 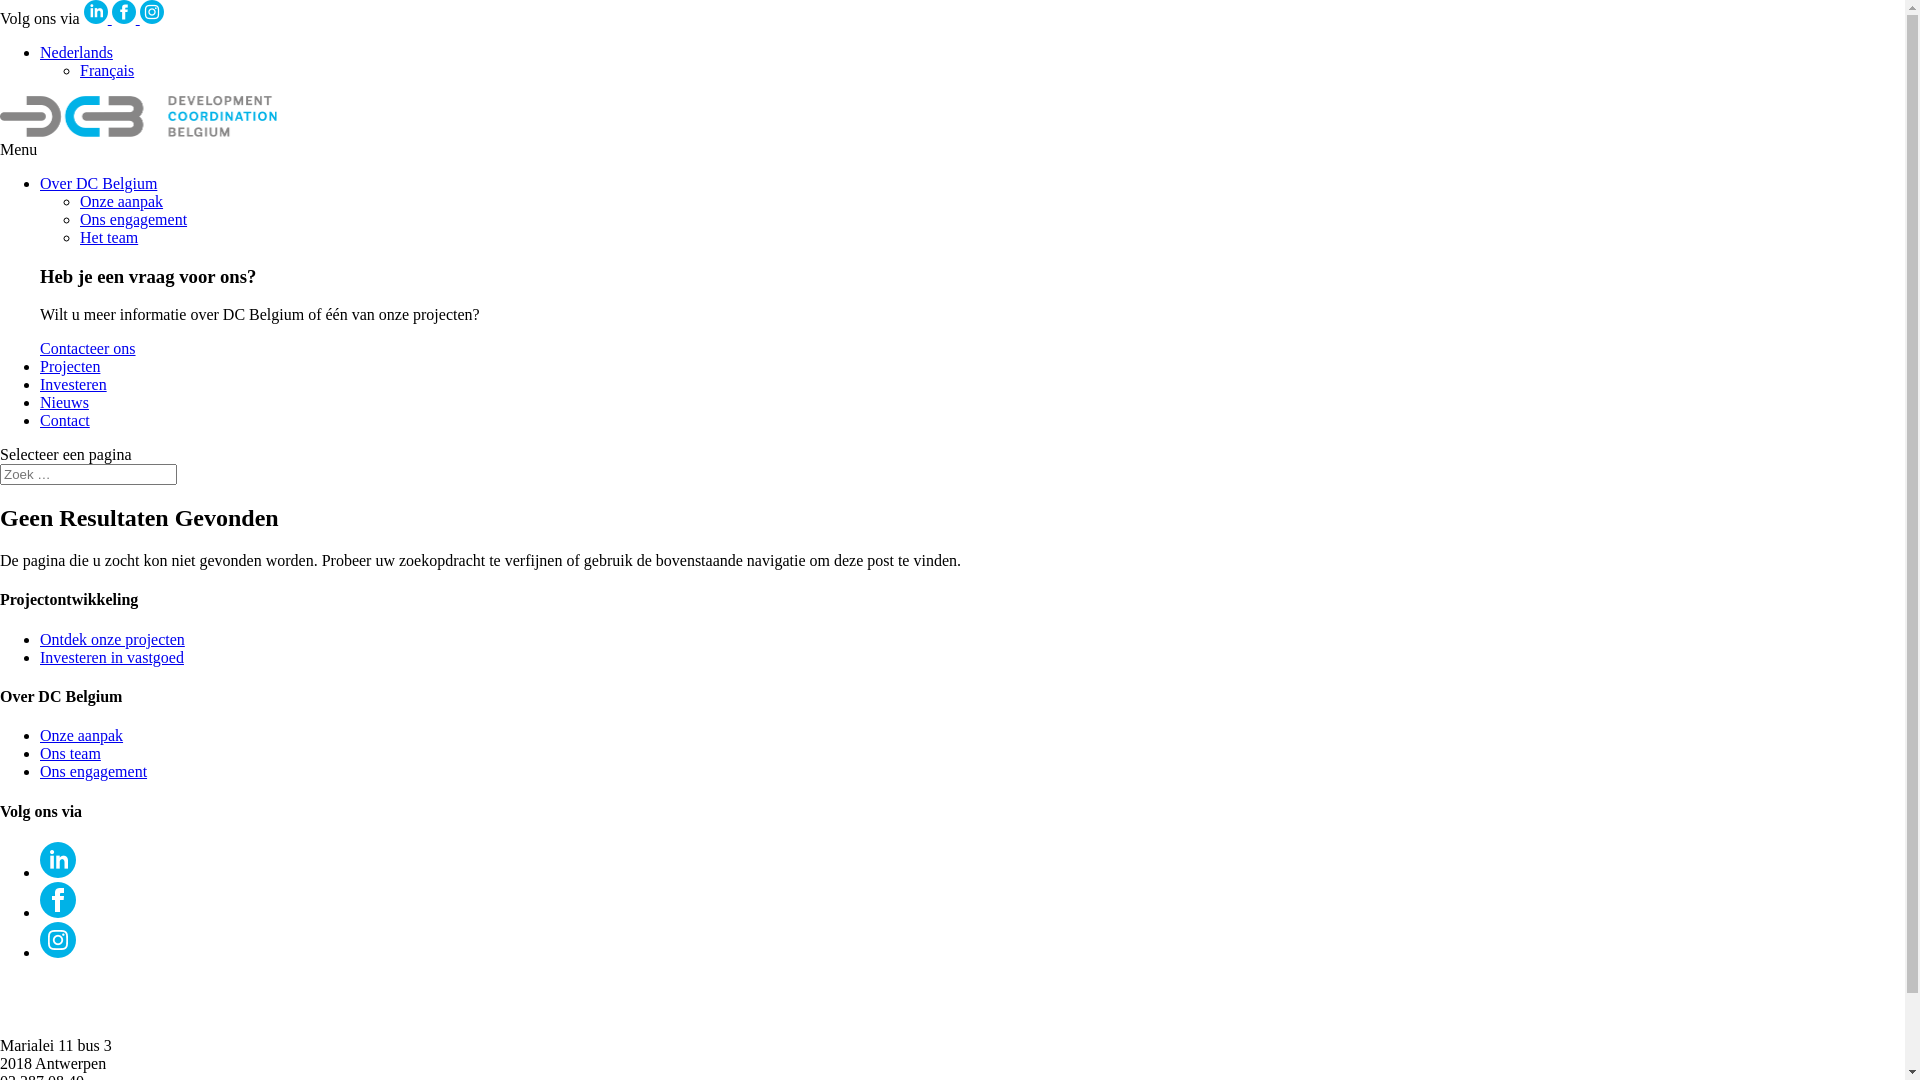 I want to click on 'Investeren in vastgoed', so click(x=110, y=657).